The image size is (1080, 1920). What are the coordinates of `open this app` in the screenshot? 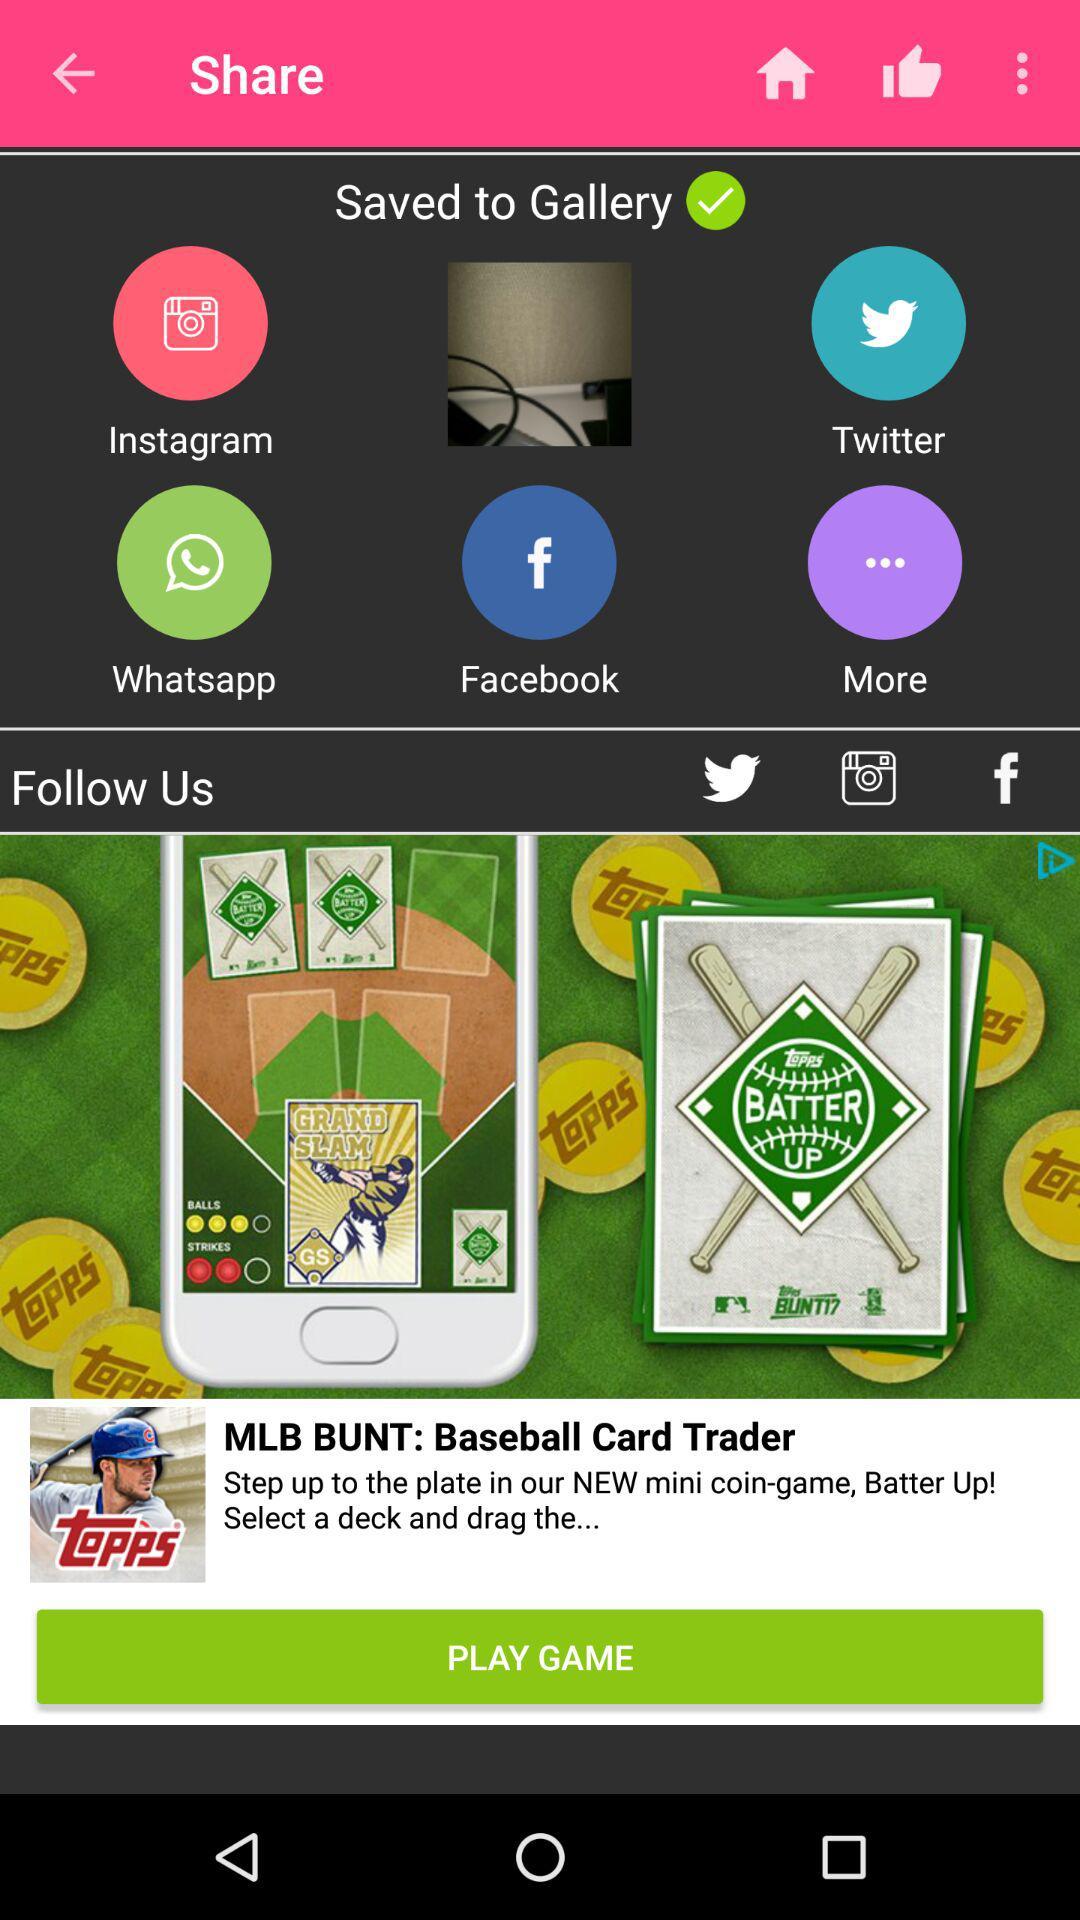 It's located at (194, 561).